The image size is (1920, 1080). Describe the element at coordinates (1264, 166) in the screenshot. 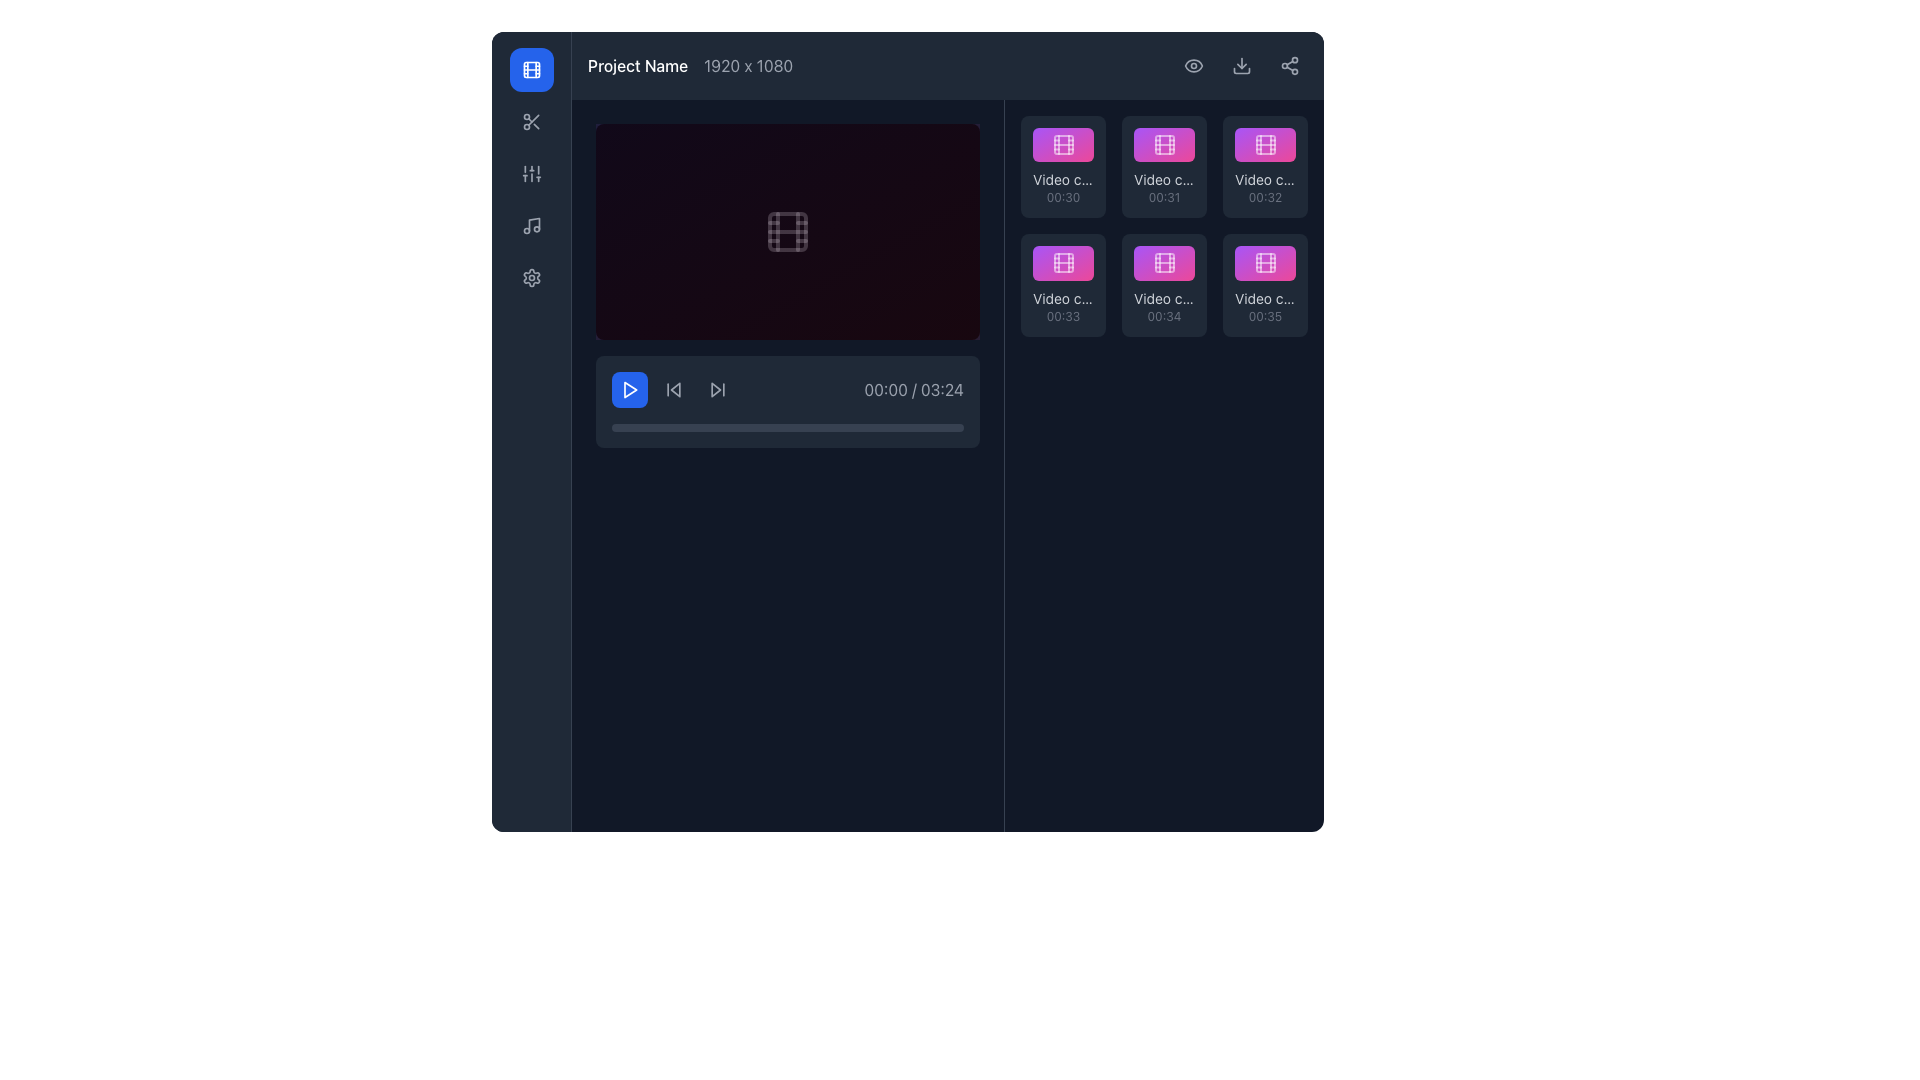

I see `the third video clip selection card located in the upper right corner of the grid` at that location.